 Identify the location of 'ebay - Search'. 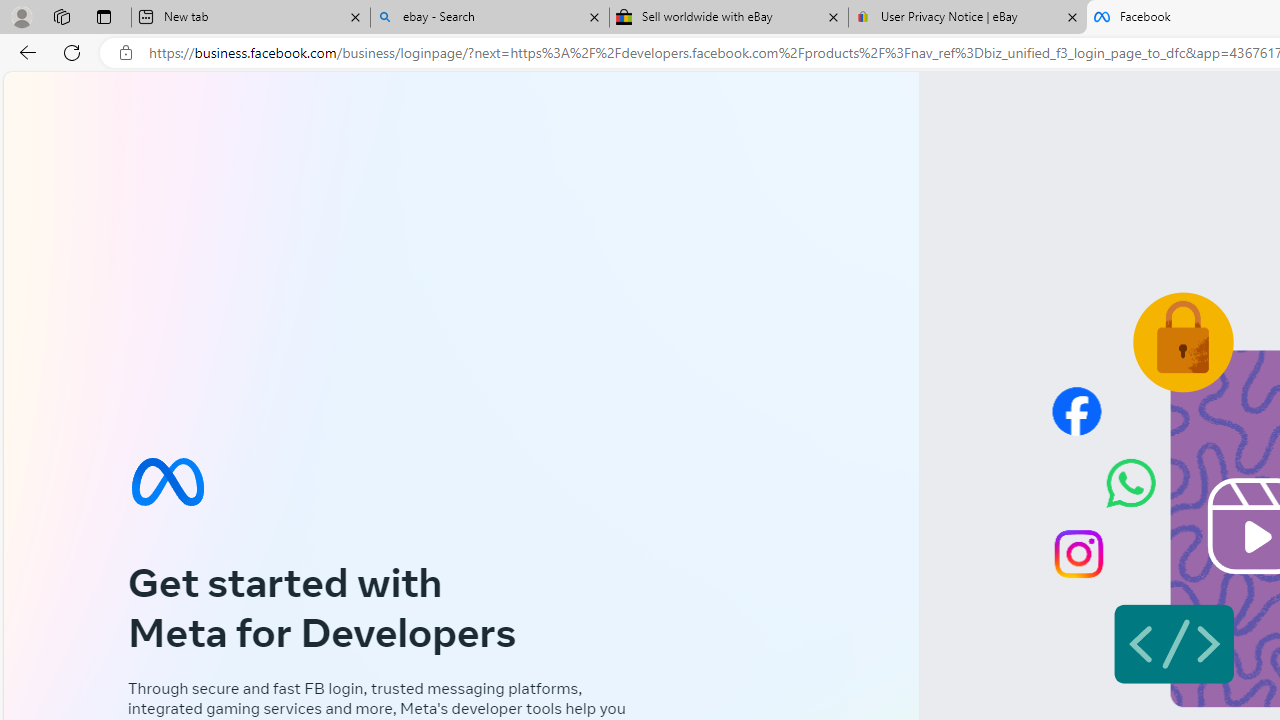
(490, 17).